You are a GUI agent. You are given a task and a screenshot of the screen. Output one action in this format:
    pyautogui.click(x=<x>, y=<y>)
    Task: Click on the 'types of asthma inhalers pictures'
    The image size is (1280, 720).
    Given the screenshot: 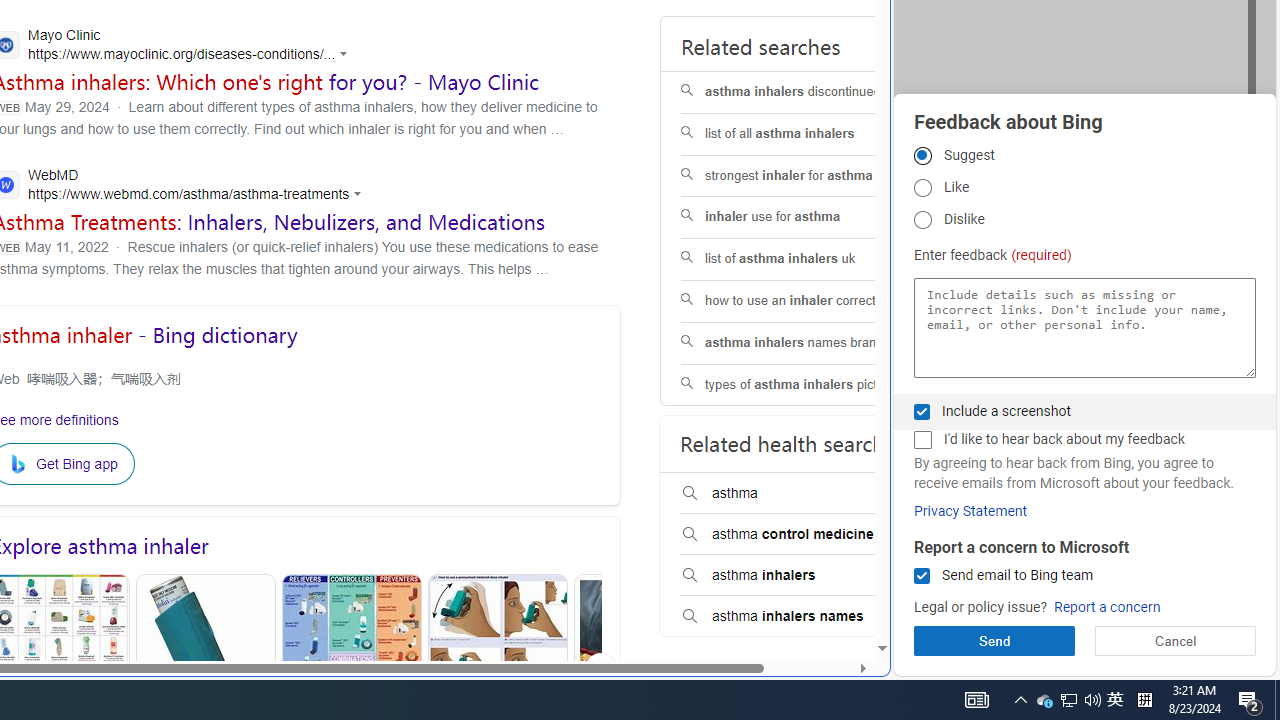 What is the action you would take?
    pyautogui.click(x=807, y=385)
    